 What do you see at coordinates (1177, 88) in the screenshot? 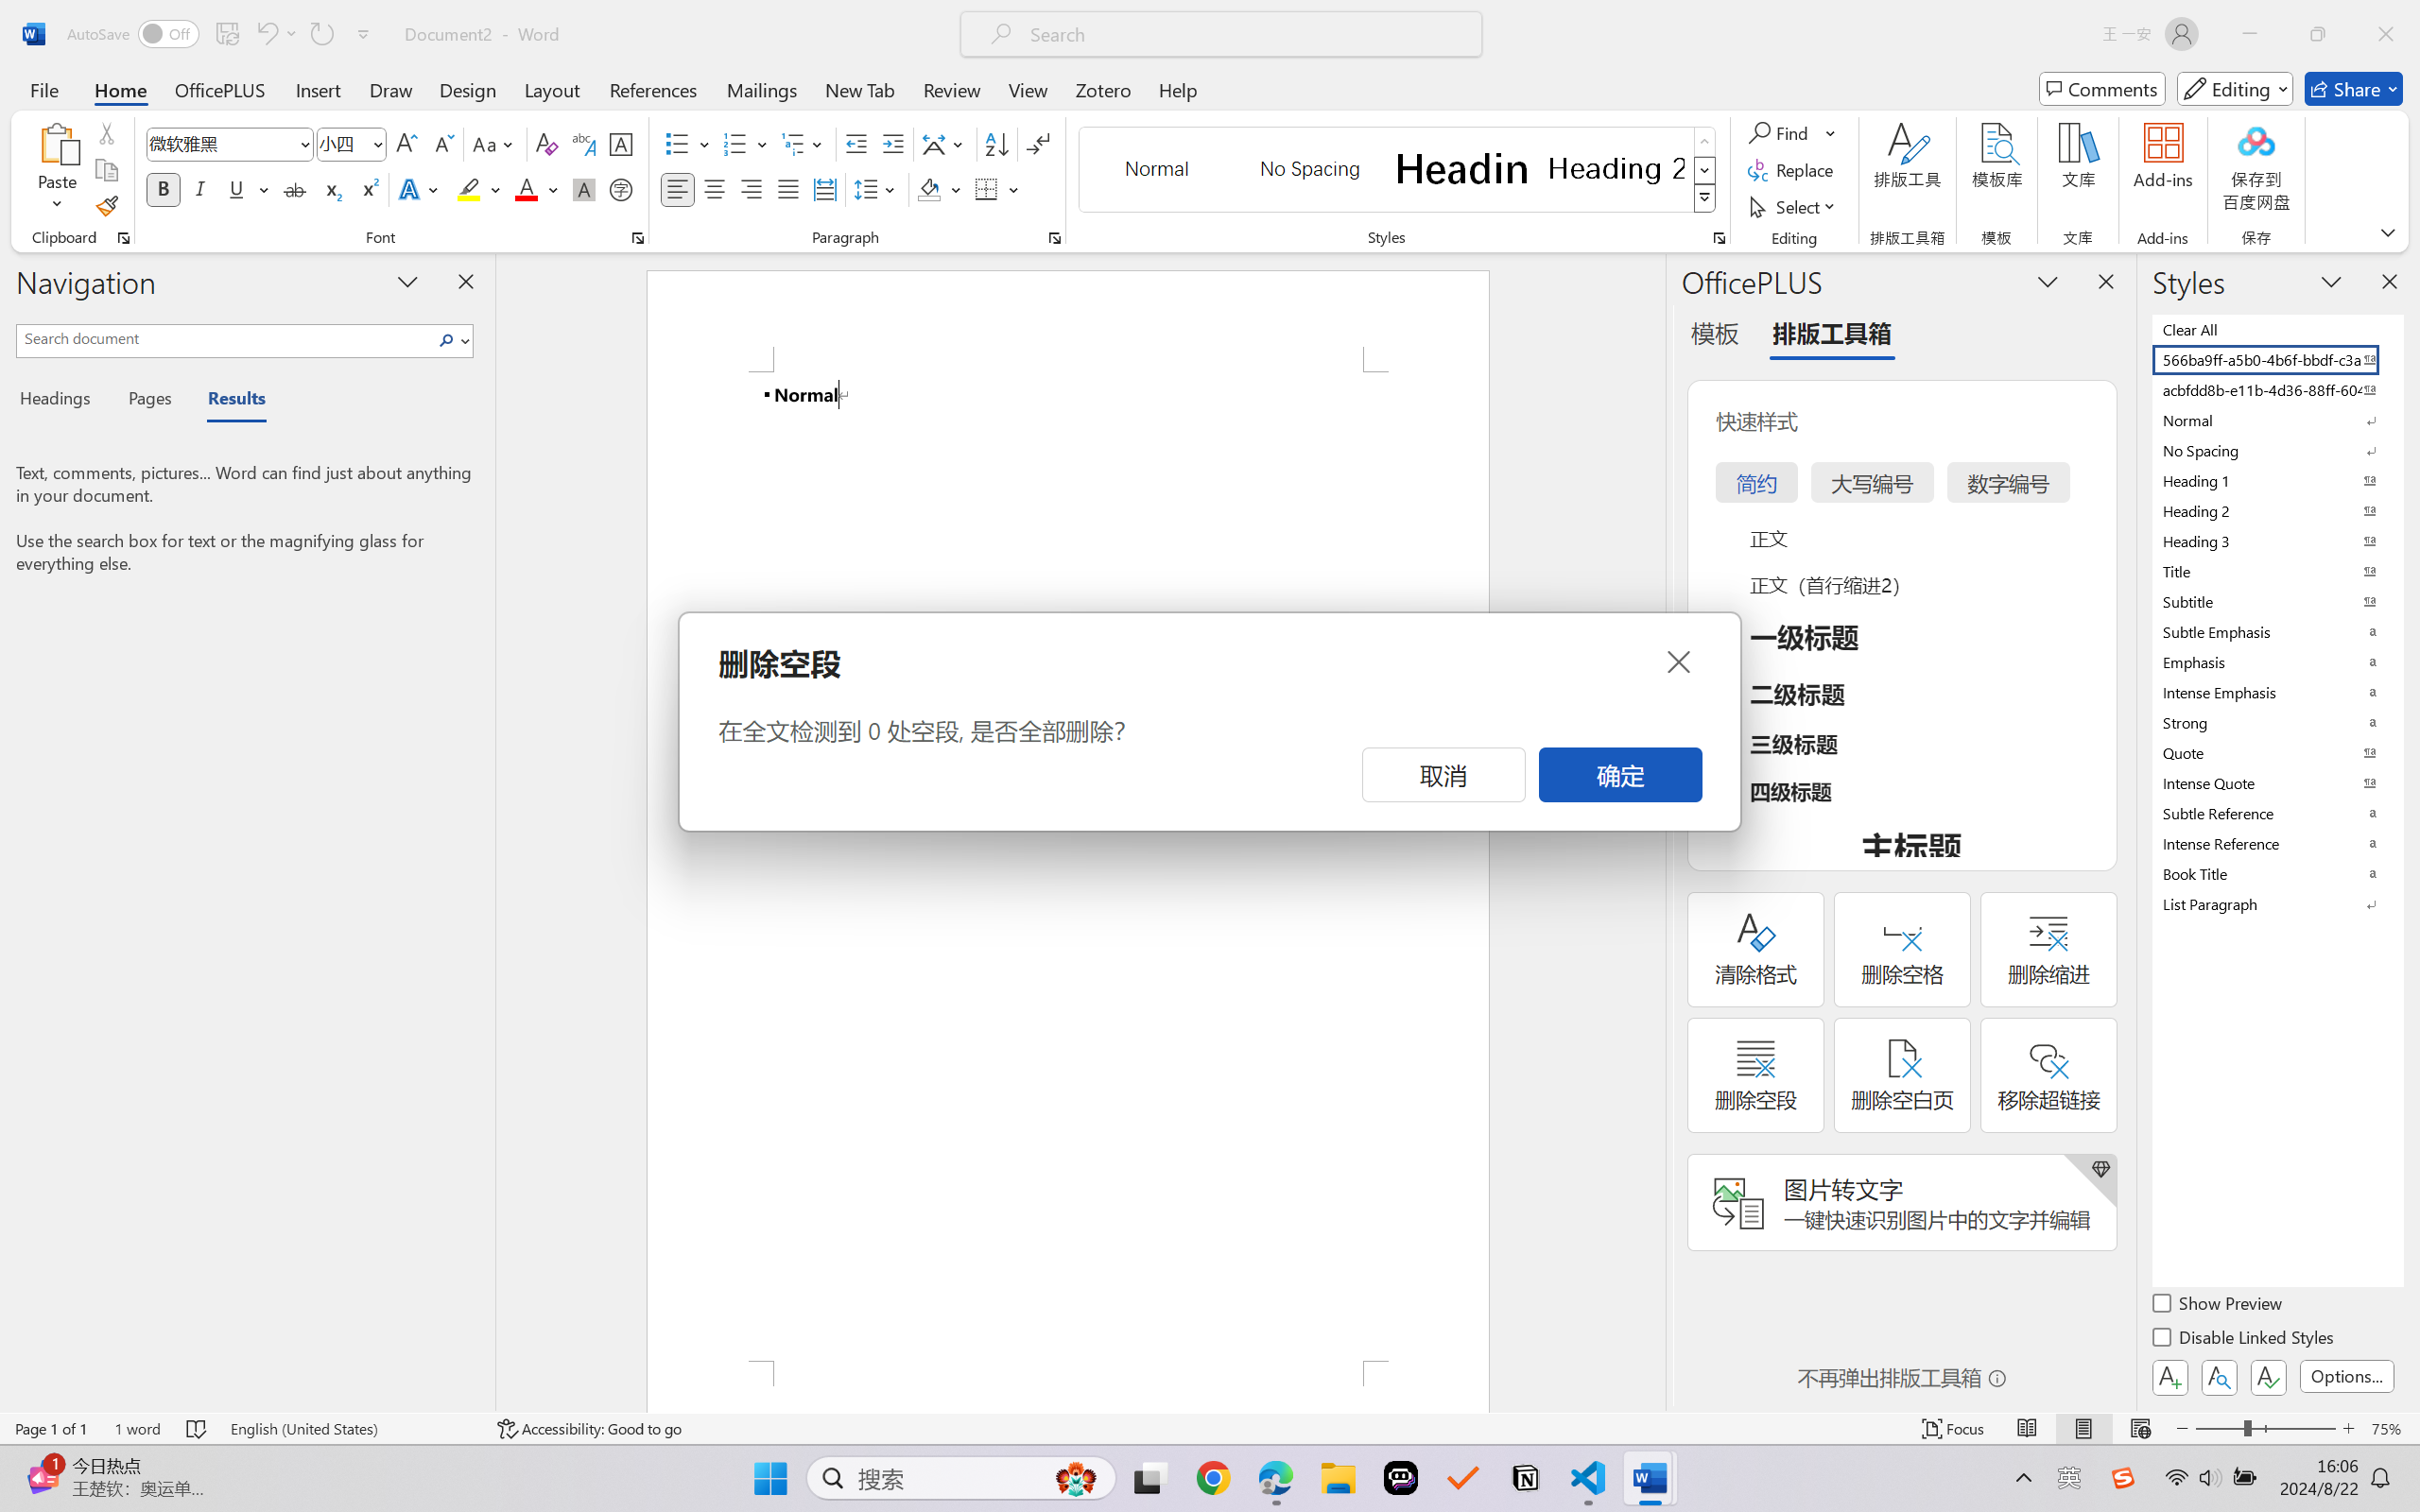
I see `'Help'` at bounding box center [1177, 88].